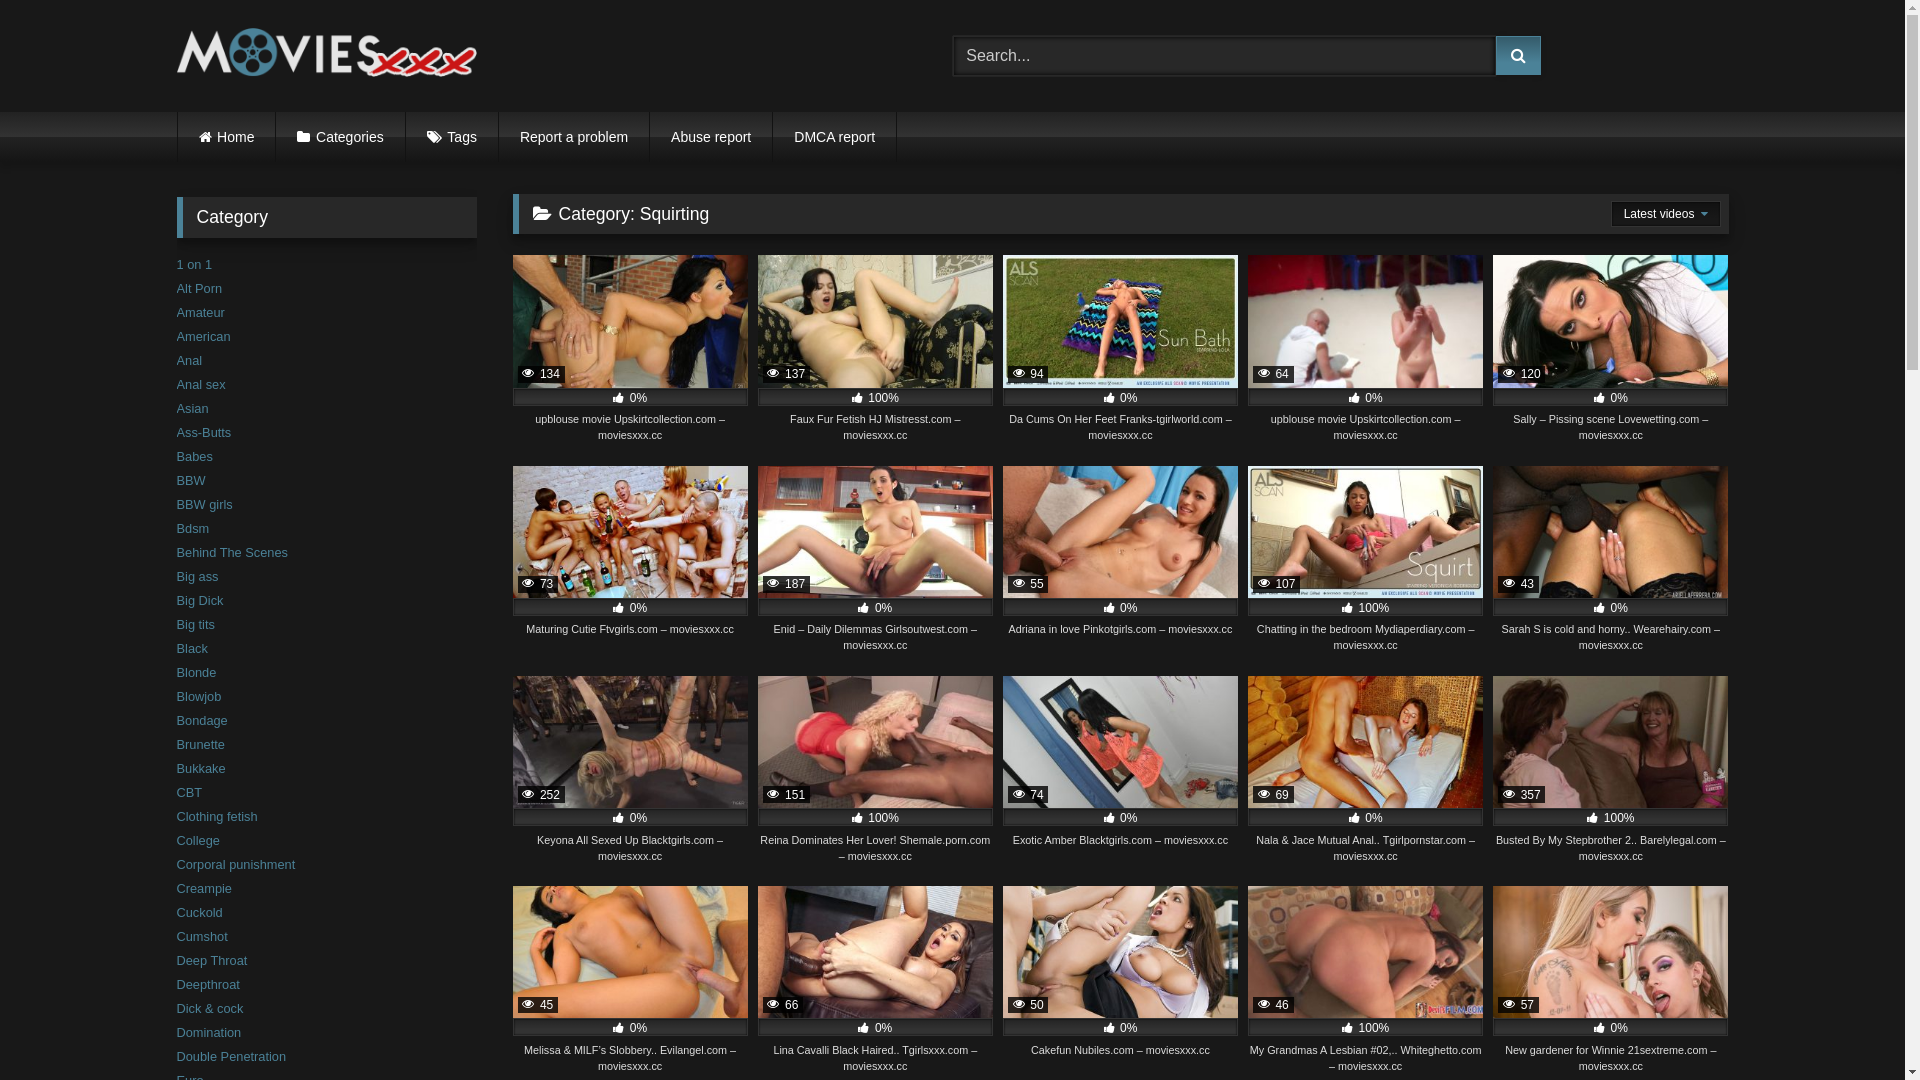 The image size is (1920, 1080). I want to click on 'DMCA report', so click(834, 136).